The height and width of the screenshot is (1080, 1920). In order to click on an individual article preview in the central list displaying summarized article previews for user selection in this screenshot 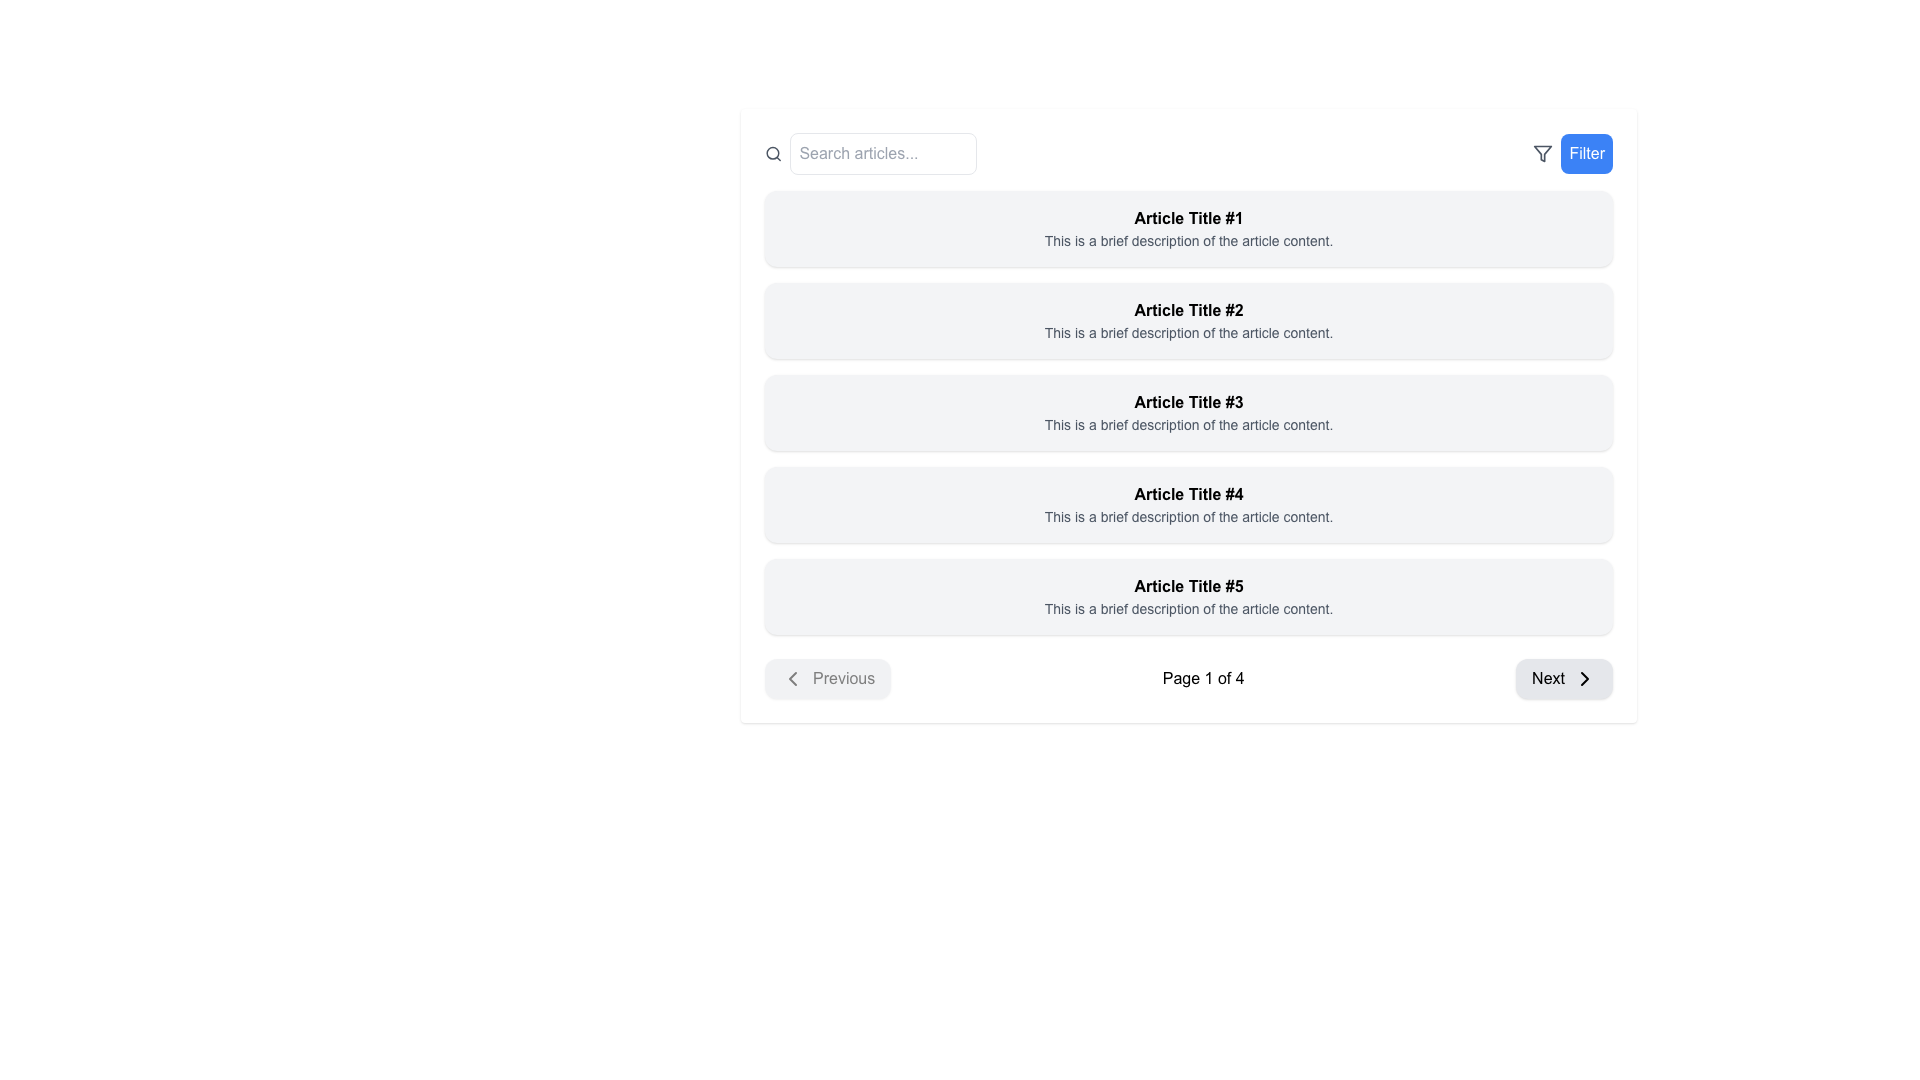, I will do `click(1189, 411)`.